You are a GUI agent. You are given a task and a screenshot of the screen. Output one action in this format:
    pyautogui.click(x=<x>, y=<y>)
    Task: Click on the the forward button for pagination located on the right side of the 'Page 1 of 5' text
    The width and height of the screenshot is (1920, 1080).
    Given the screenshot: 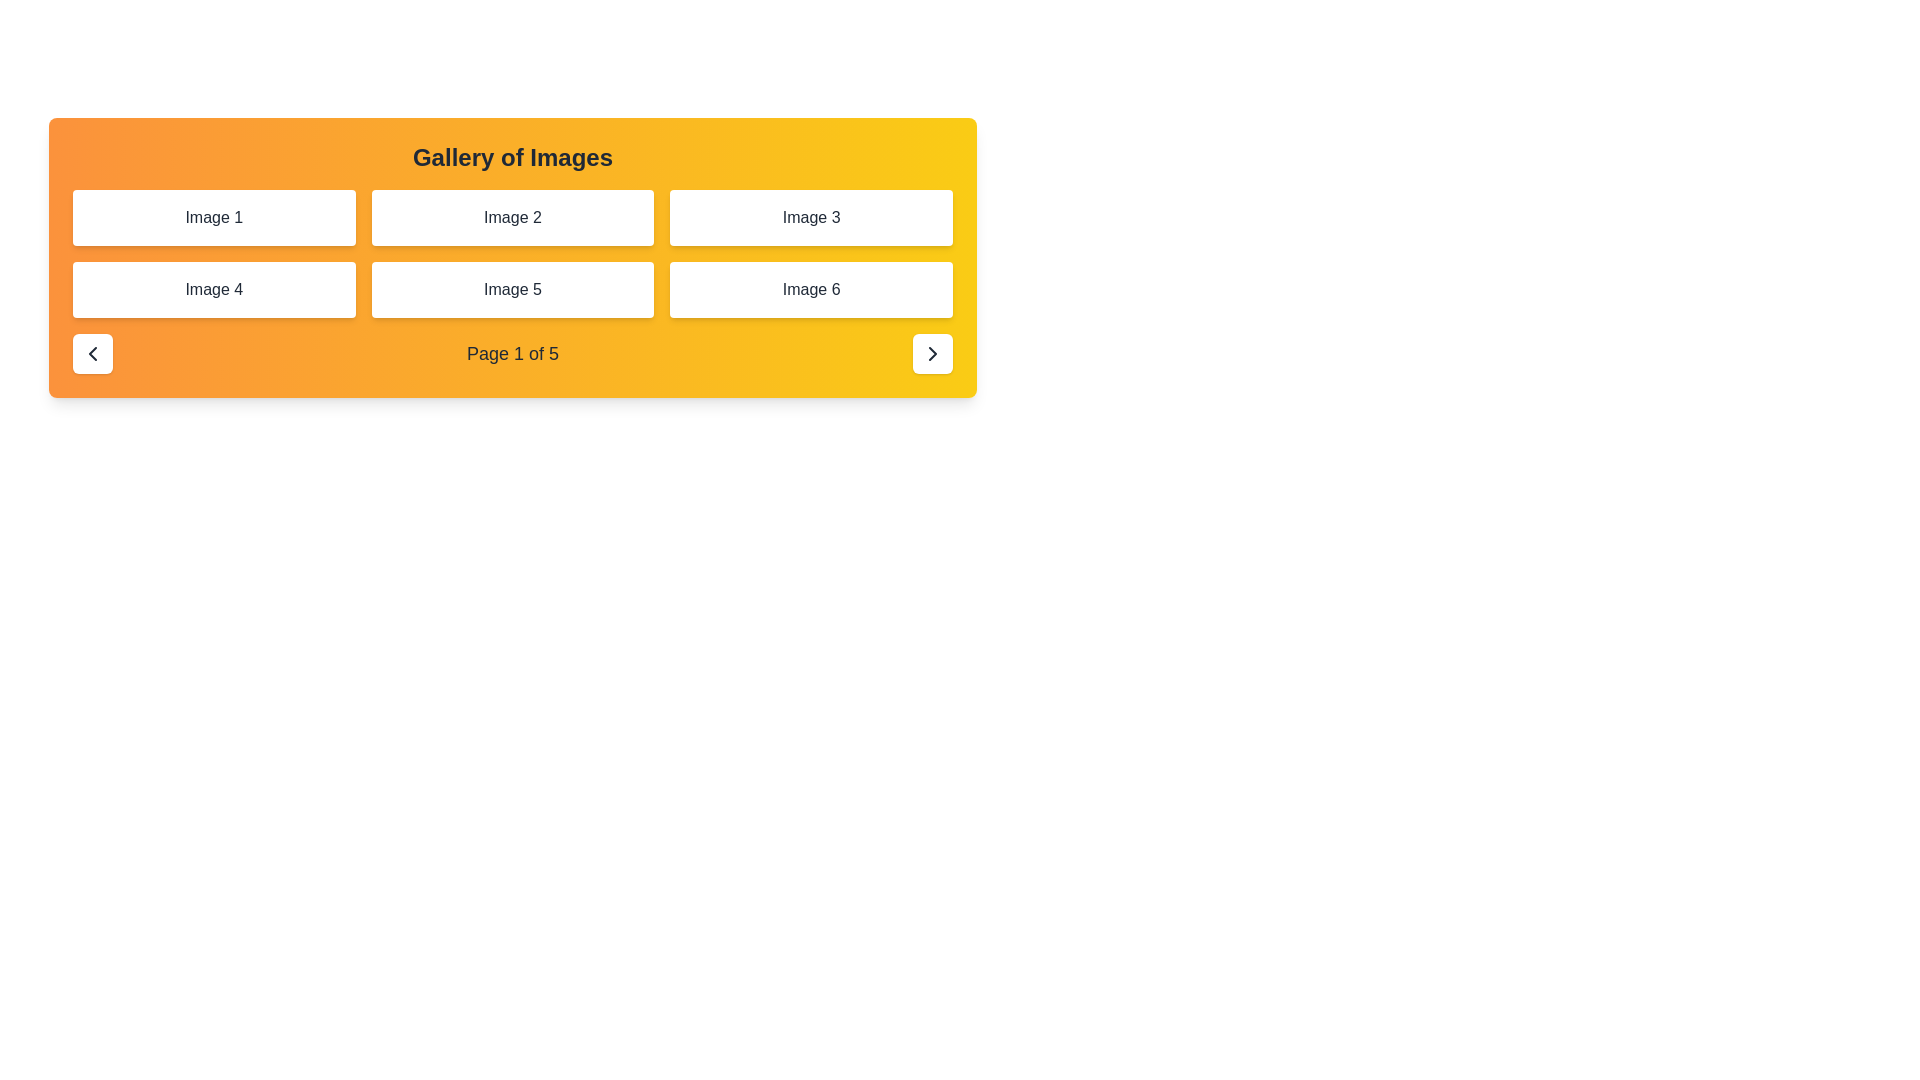 What is the action you would take?
    pyautogui.click(x=931, y=353)
    